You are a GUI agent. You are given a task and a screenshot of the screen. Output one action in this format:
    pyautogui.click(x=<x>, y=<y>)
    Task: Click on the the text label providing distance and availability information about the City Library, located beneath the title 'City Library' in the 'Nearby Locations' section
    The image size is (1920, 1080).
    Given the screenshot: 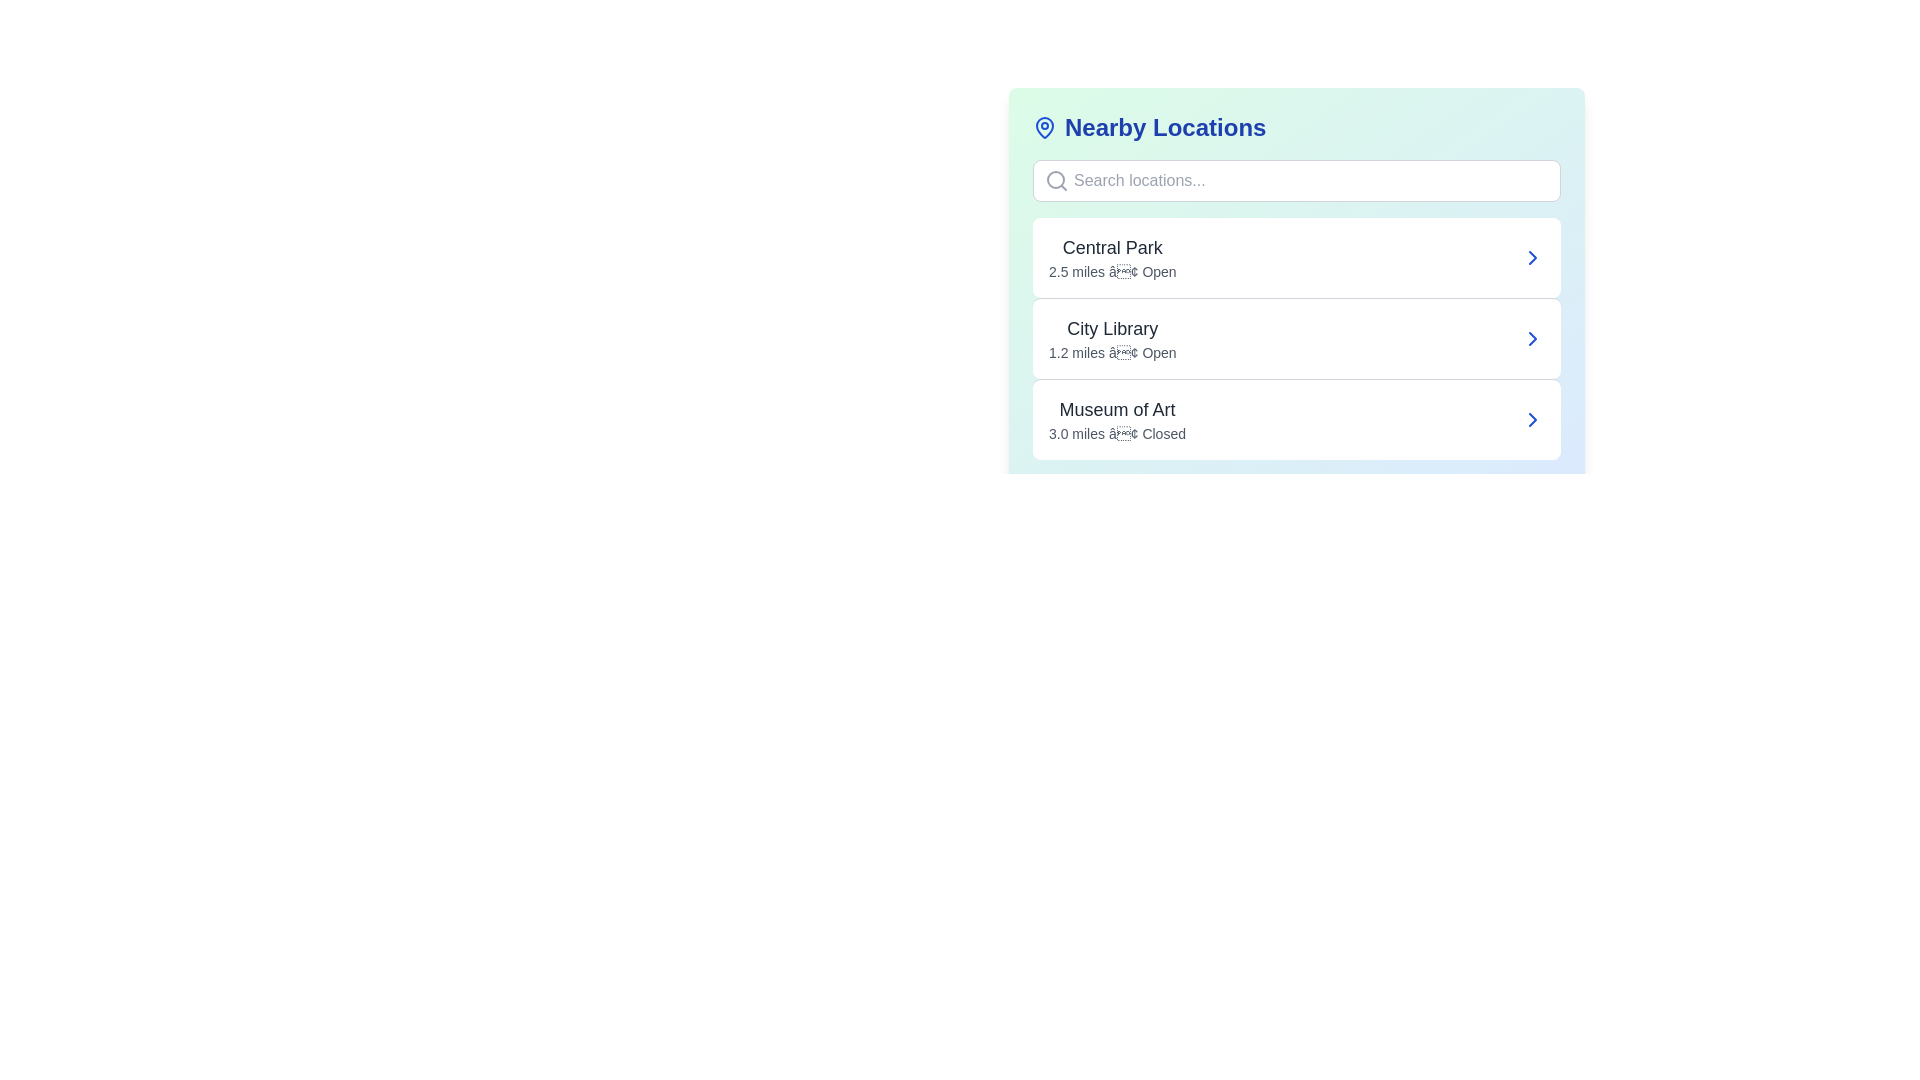 What is the action you would take?
    pyautogui.click(x=1111, y=352)
    